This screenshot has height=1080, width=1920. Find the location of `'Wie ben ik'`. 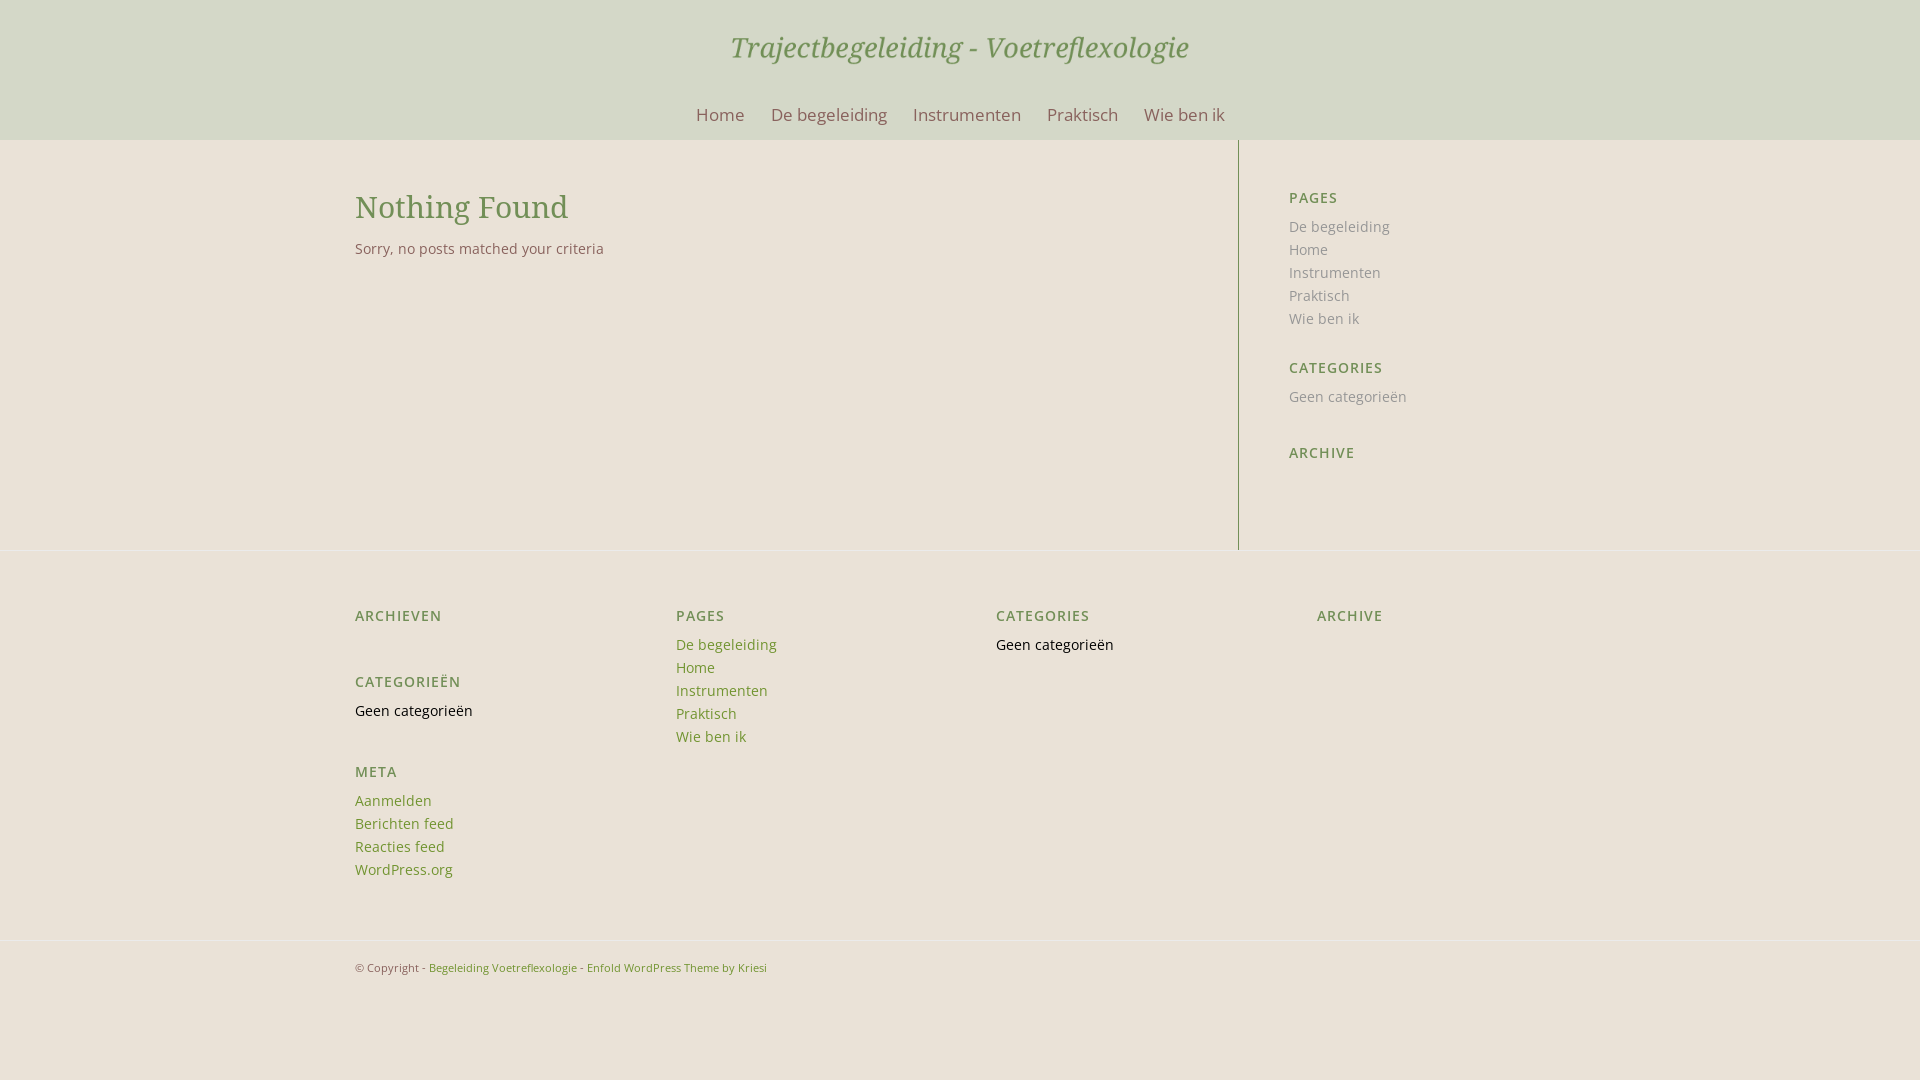

'Wie ben ik' is located at coordinates (710, 736).